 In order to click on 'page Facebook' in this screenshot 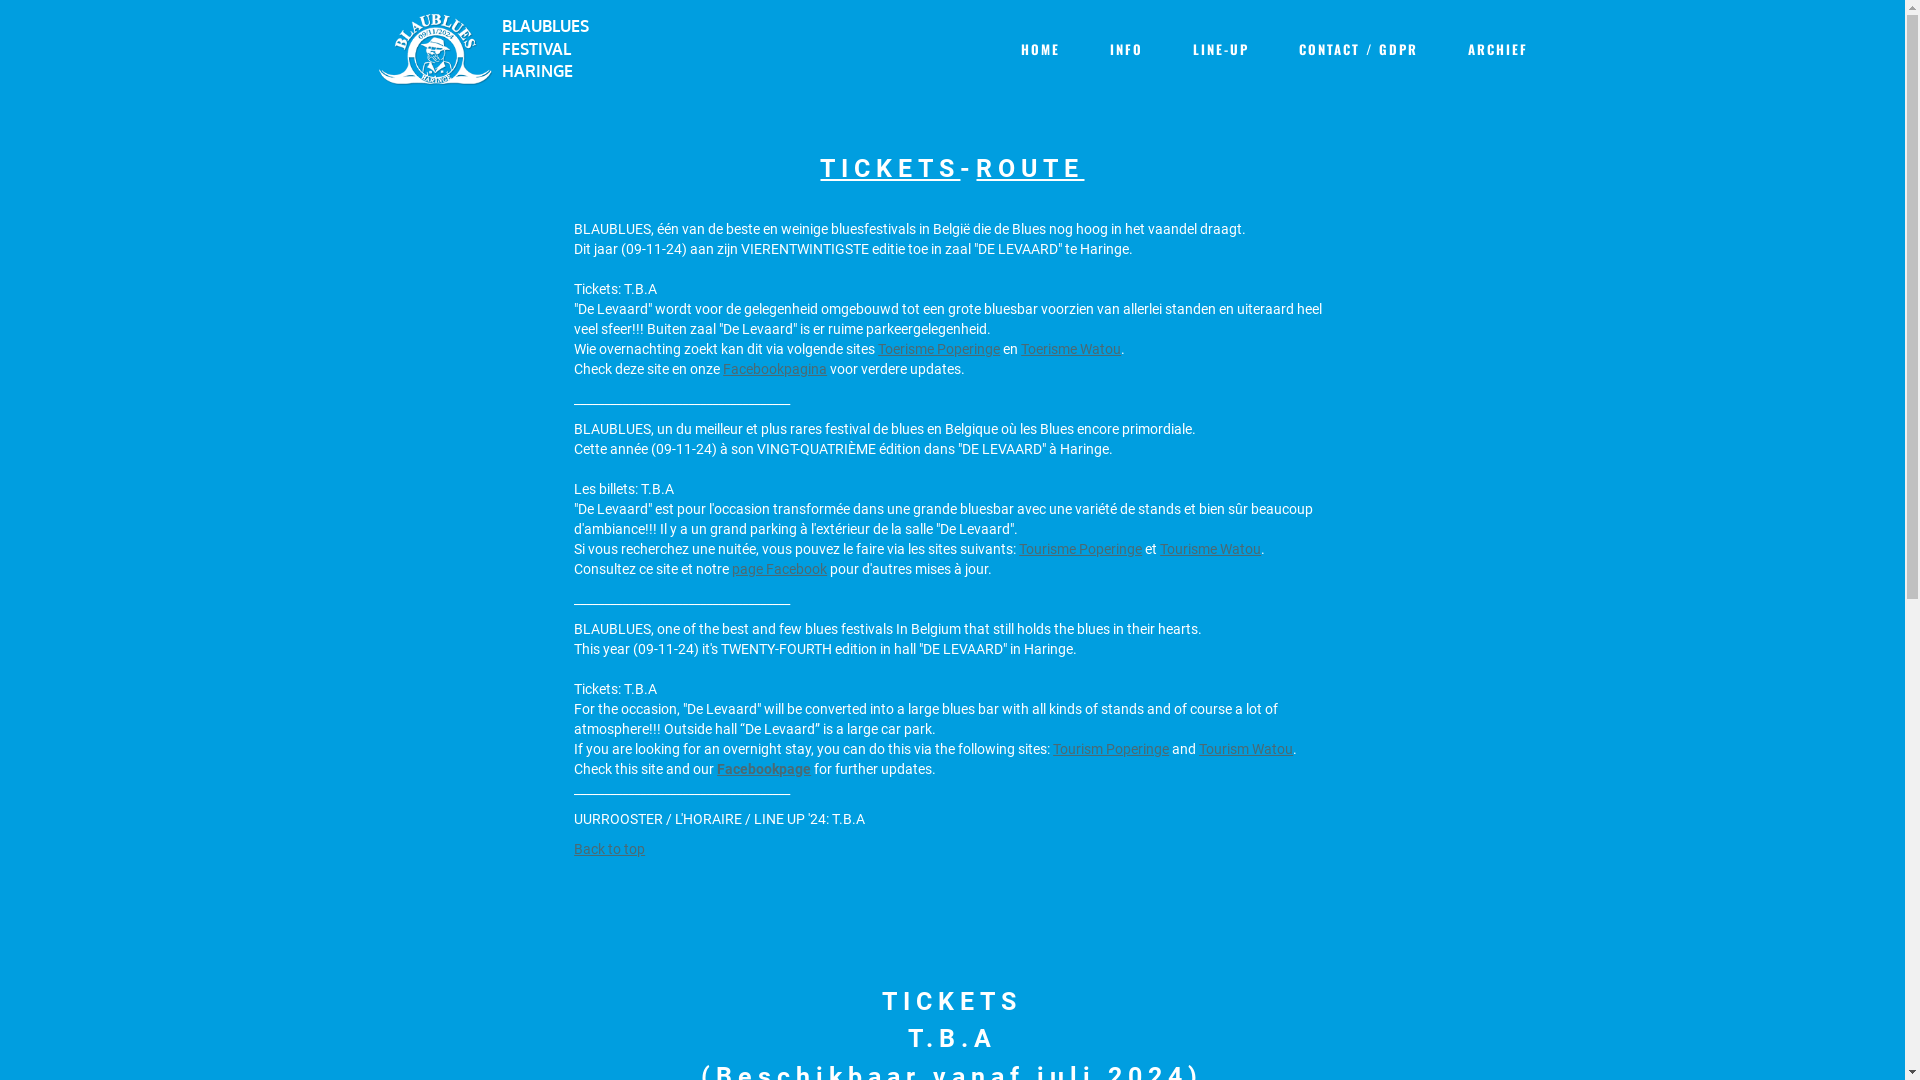, I will do `click(778, 567)`.